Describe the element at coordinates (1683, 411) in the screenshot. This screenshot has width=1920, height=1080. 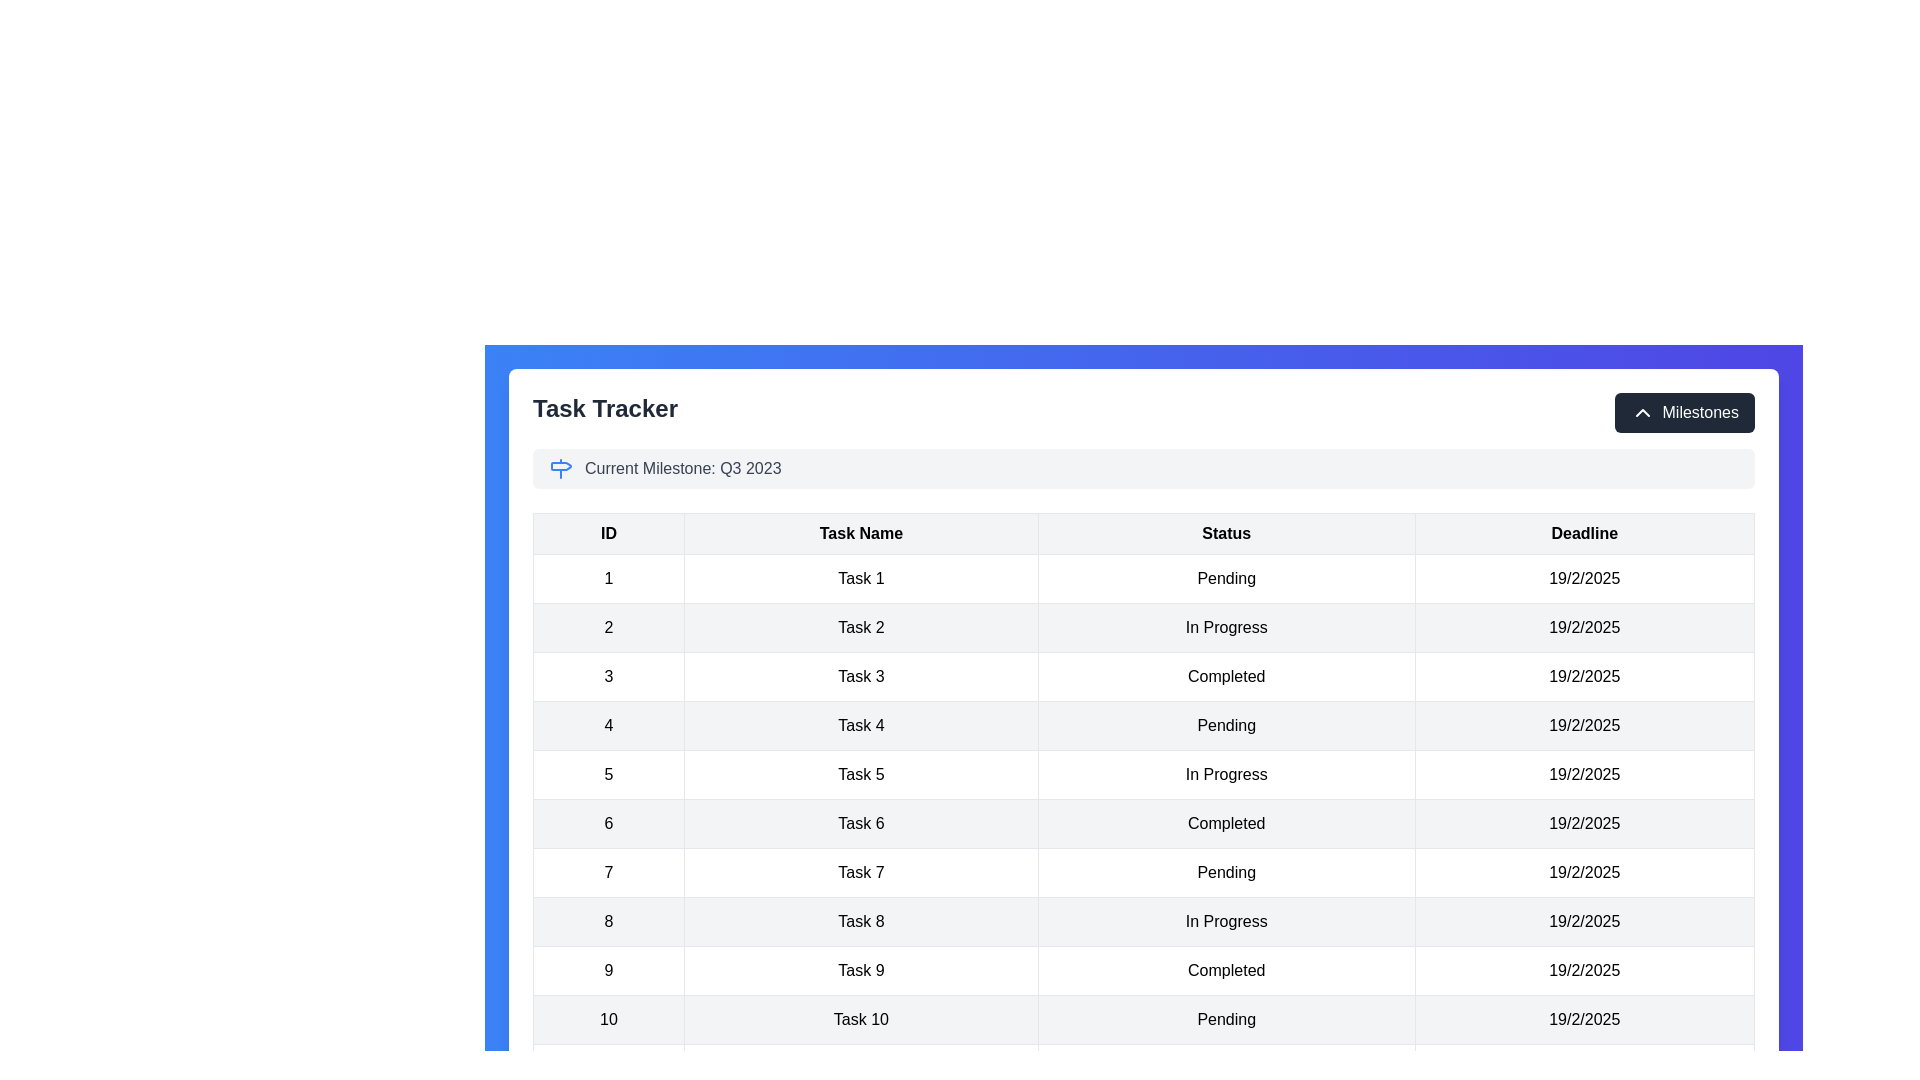
I see `the 'Milestones' button to toggle the milestone information` at that location.